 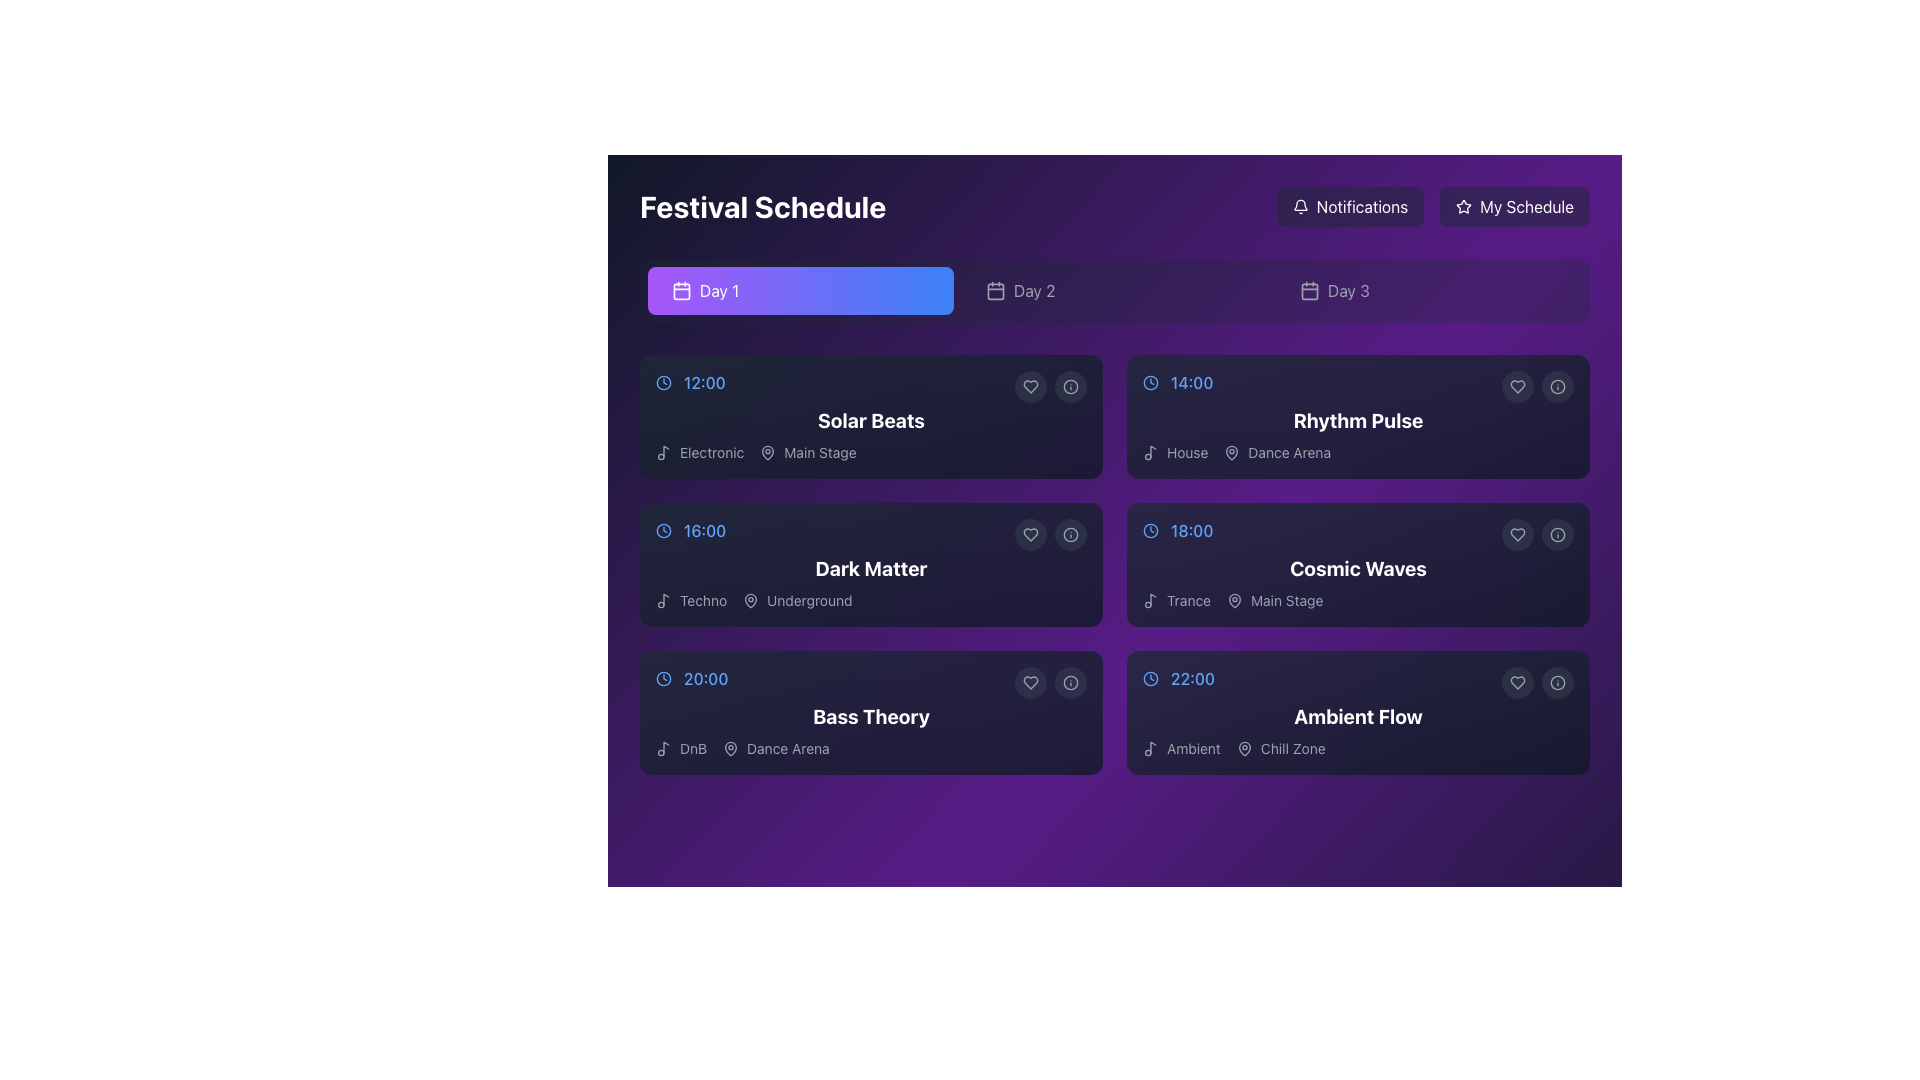 What do you see at coordinates (1517, 386) in the screenshot?
I see `the favorite or like button located in the top-right corner of the 'Rhythm Pulse' schedule card` at bounding box center [1517, 386].